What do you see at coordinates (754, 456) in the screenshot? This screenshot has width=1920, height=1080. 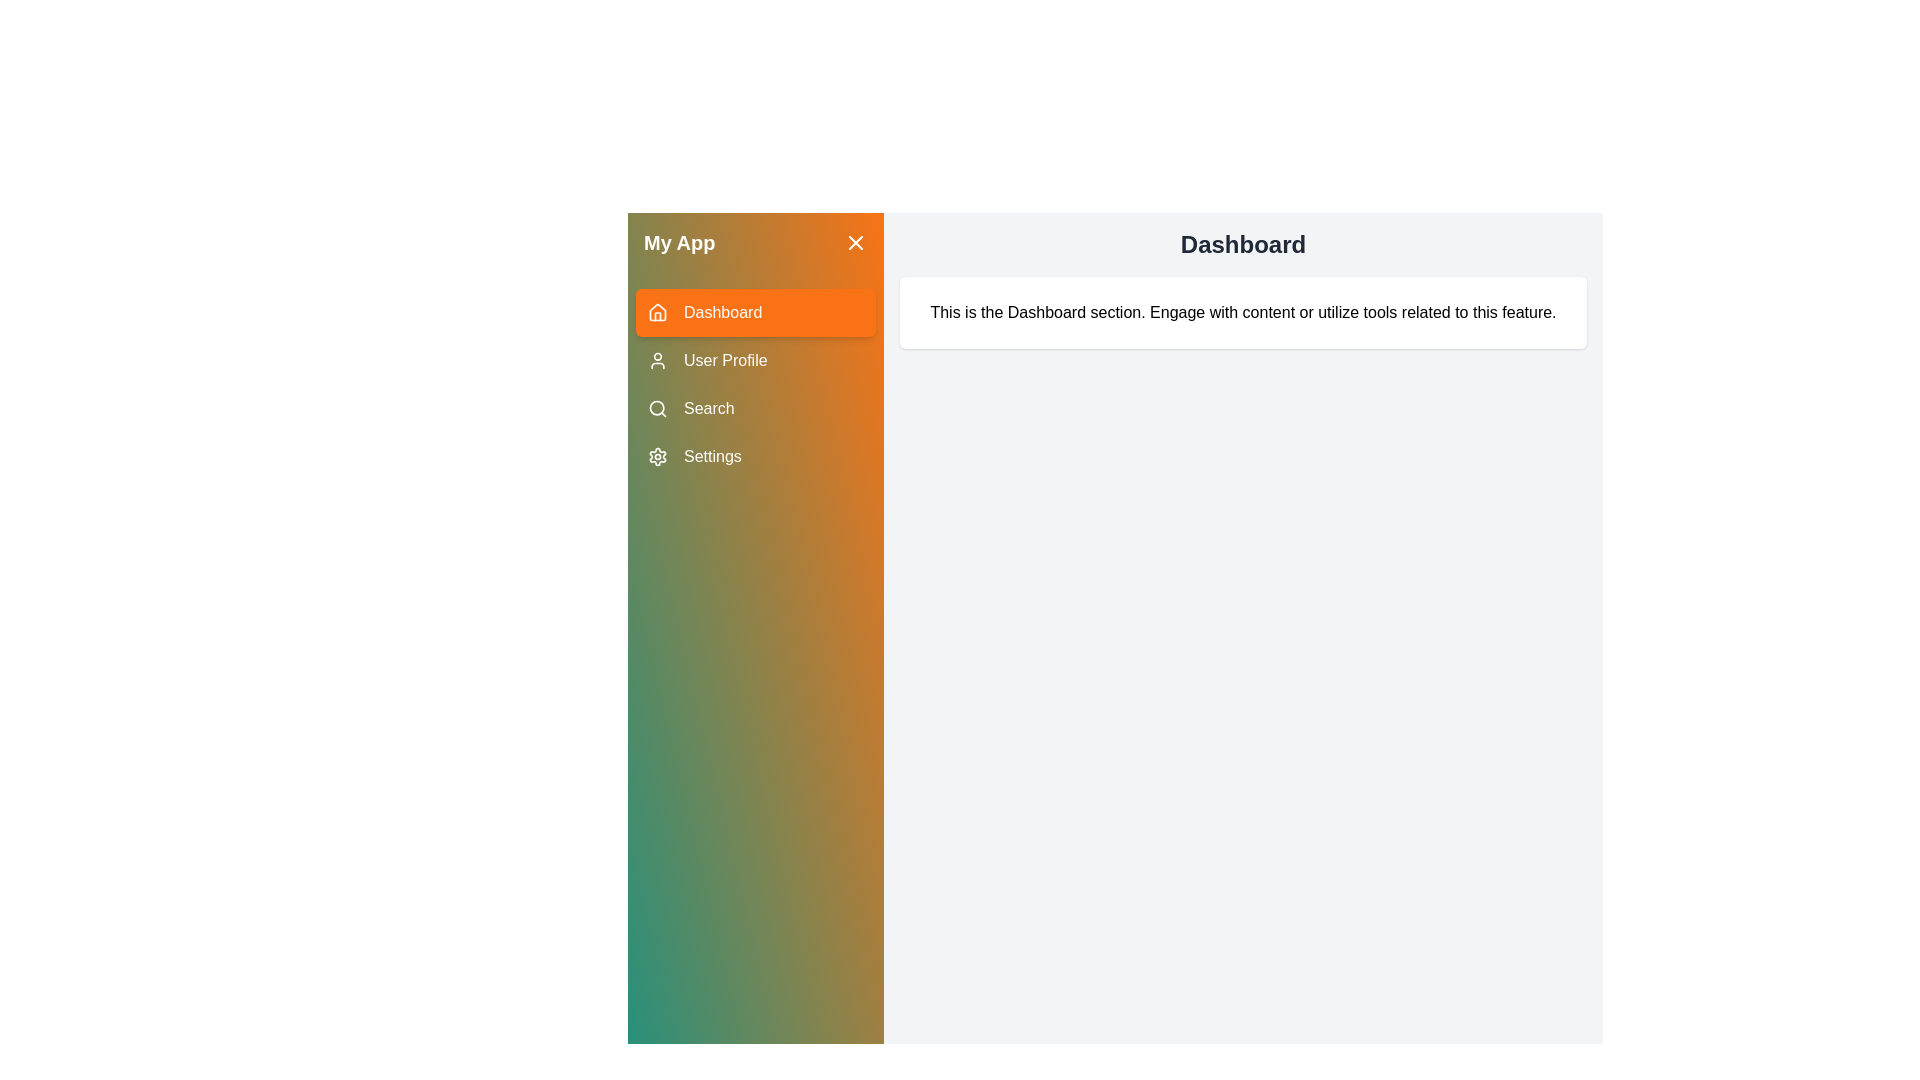 I see `the menu item labeled Settings to change the active section` at bounding box center [754, 456].